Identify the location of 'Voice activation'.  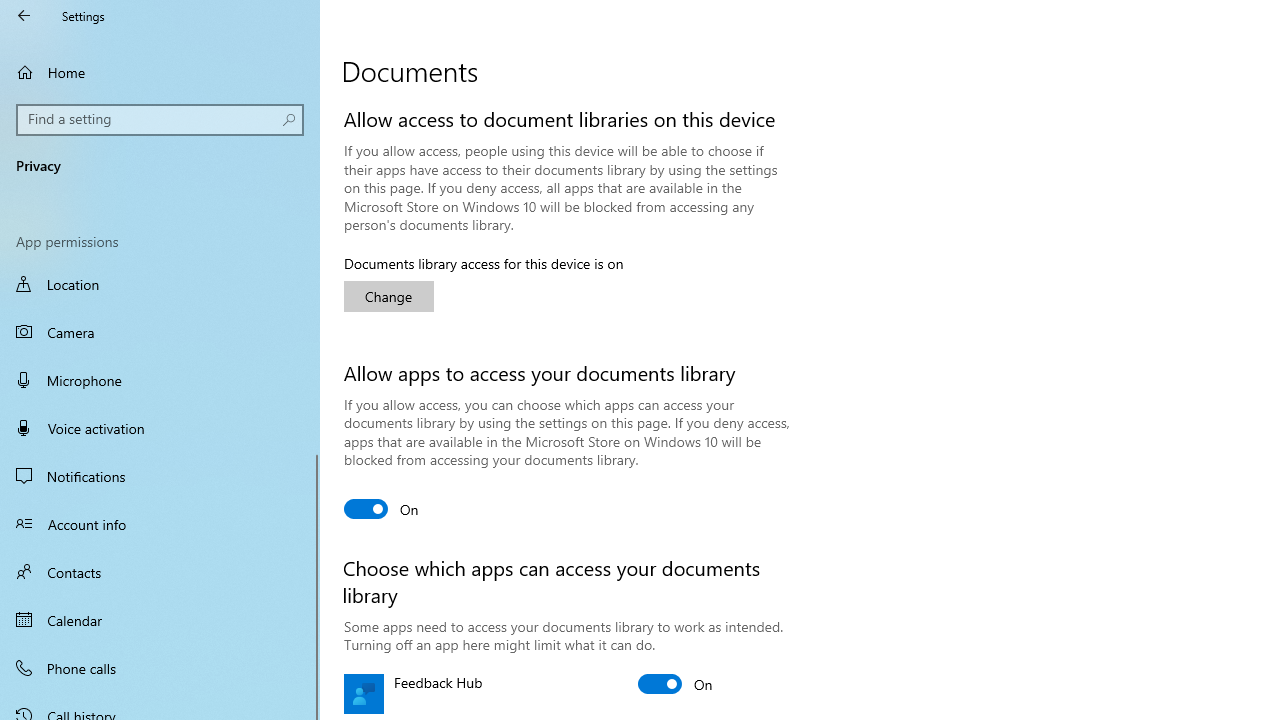
(160, 427).